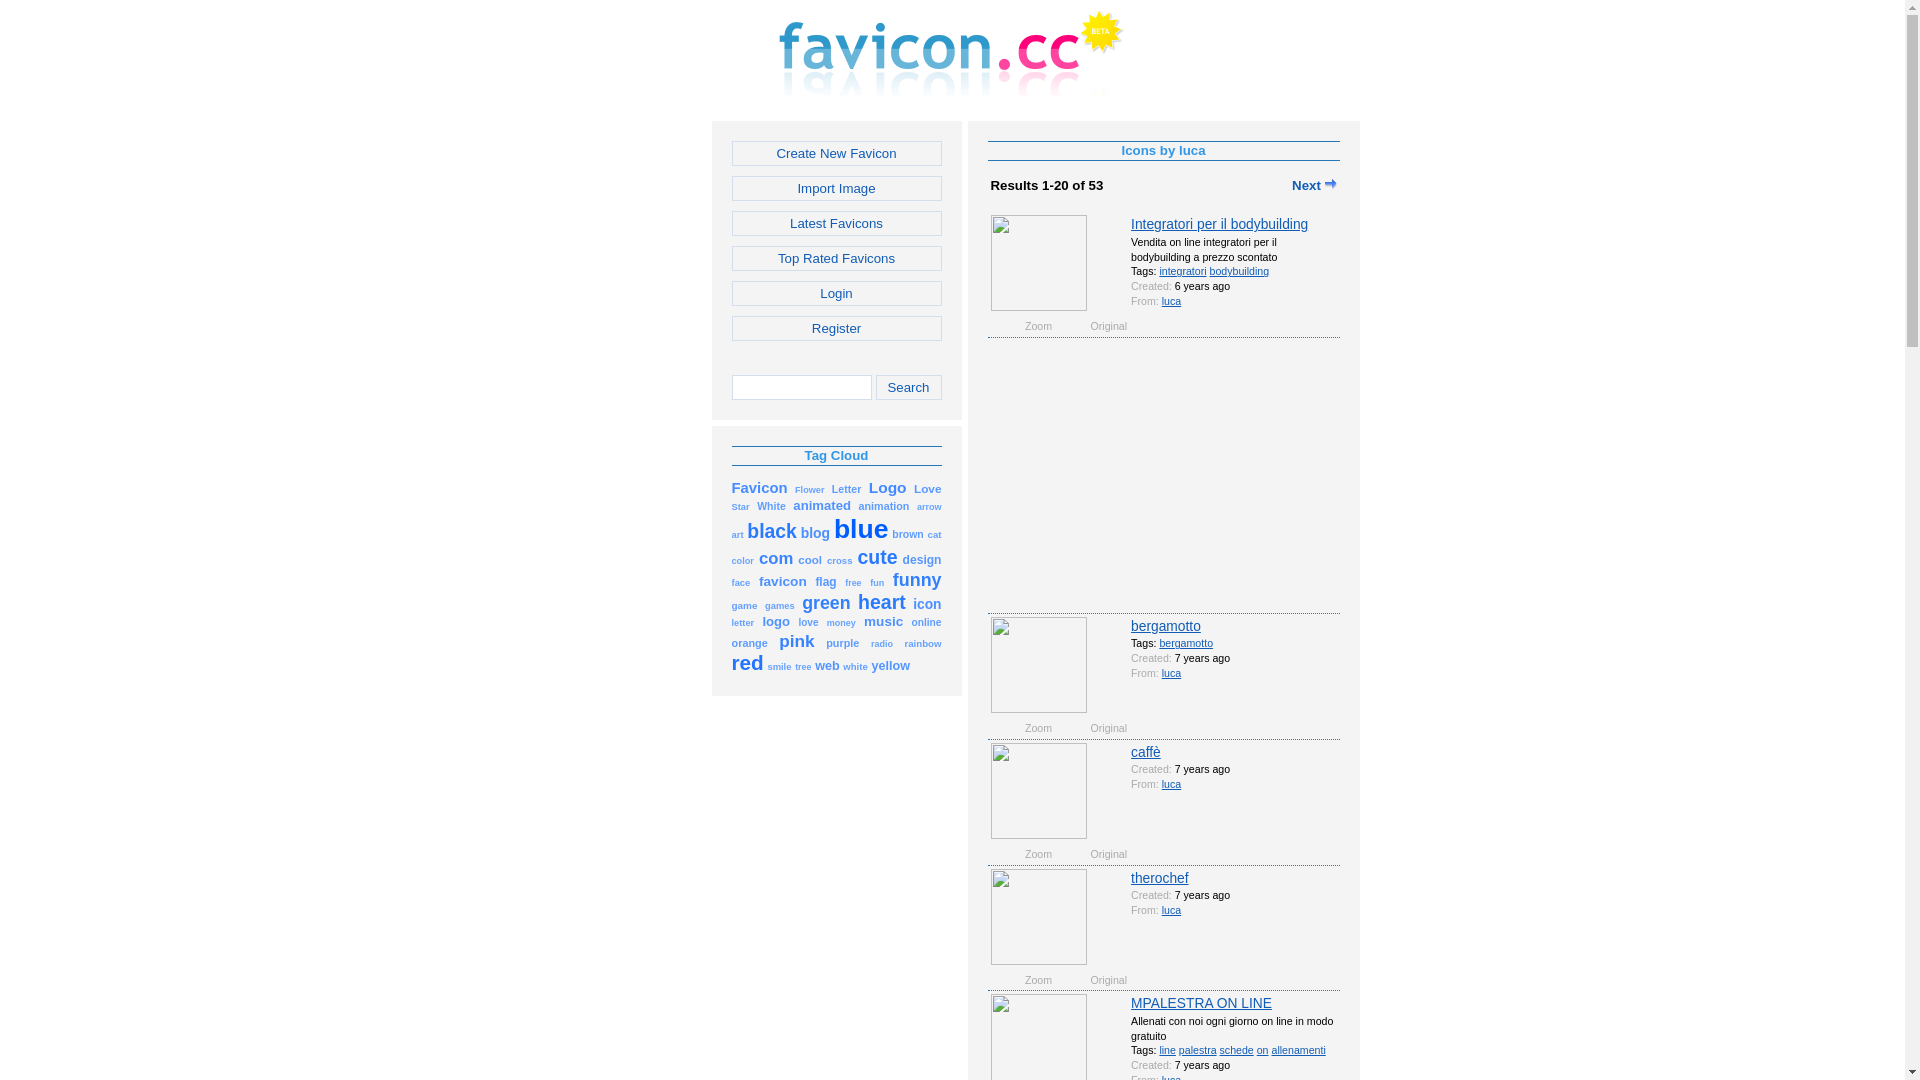 This screenshot has width=1920, height=1080. Describe the element at coordinates (807, 620) in the screenshot. I see `'love'` at that location.